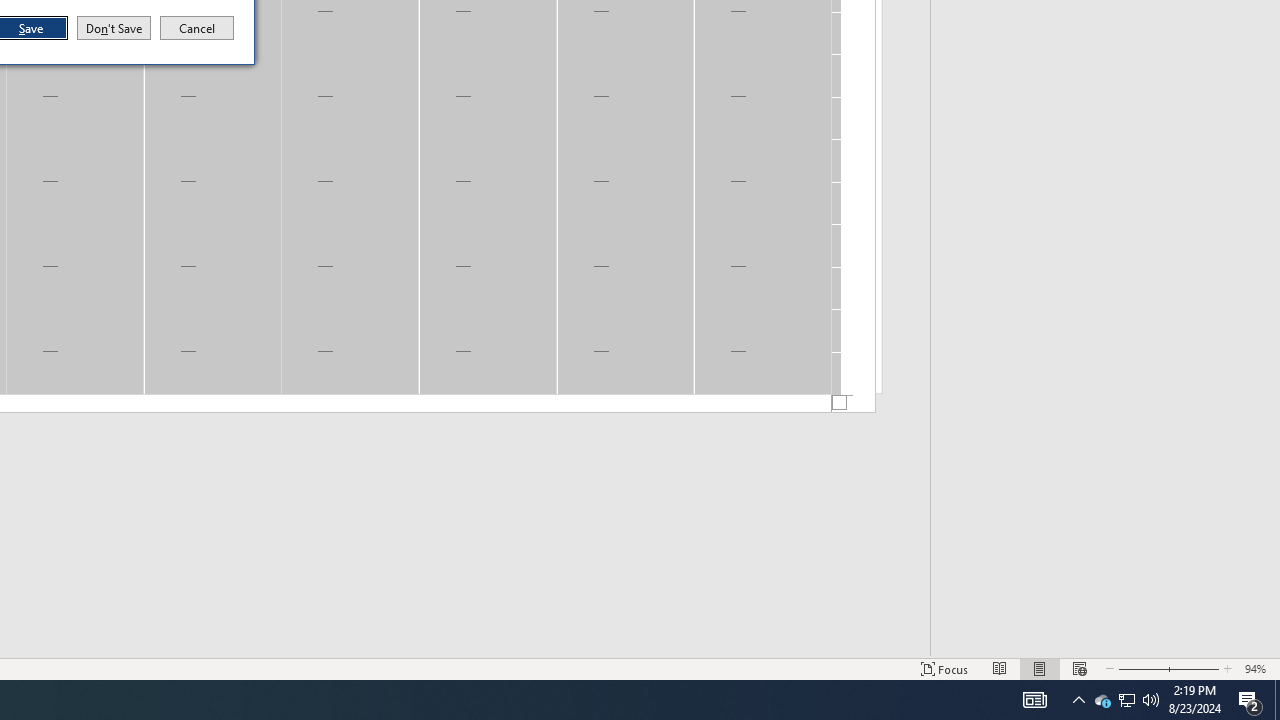 The width and height of the screenshot is (1280, 720). What do you see at coordinates (1276, 698) in the screenshot?
I see `'Show desktop'` at bounding box center [1276, 698].